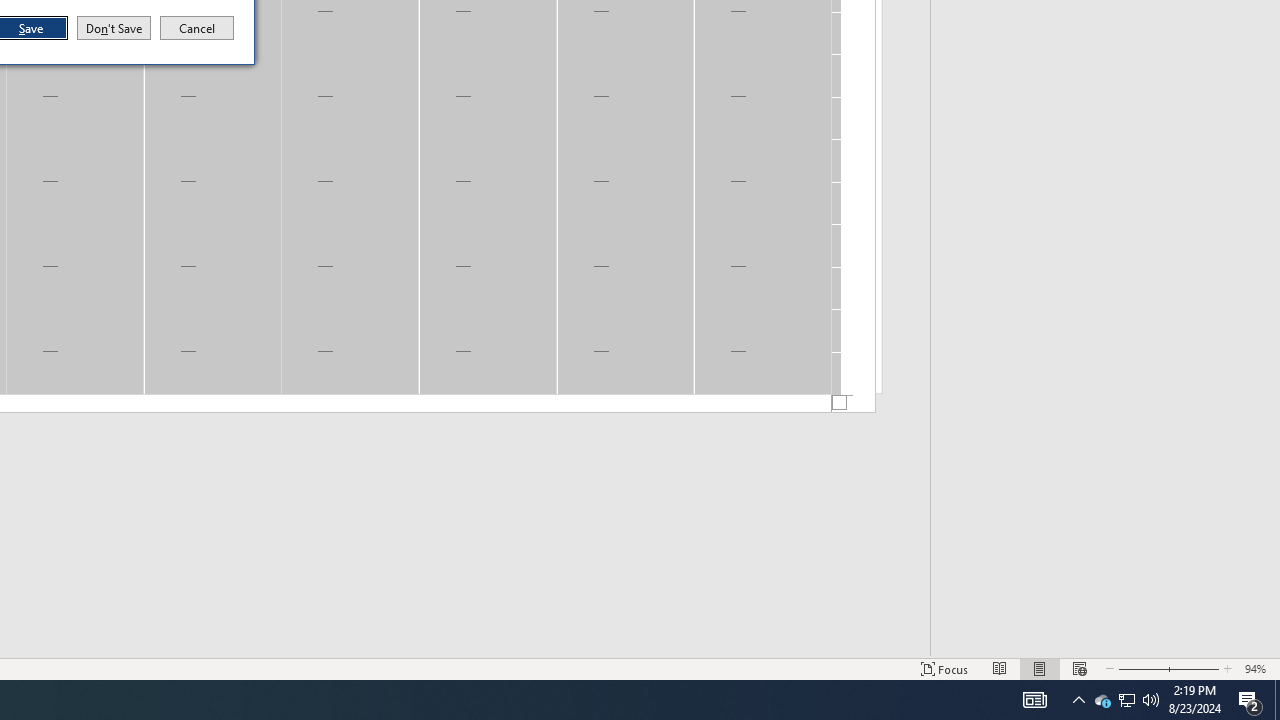 The width and height of the screenshot is (1280, 720). What do you see at coordinates (1276, 698) in the screenshot?
I see `'Show desktop'` at bounding box center [1276, 698].